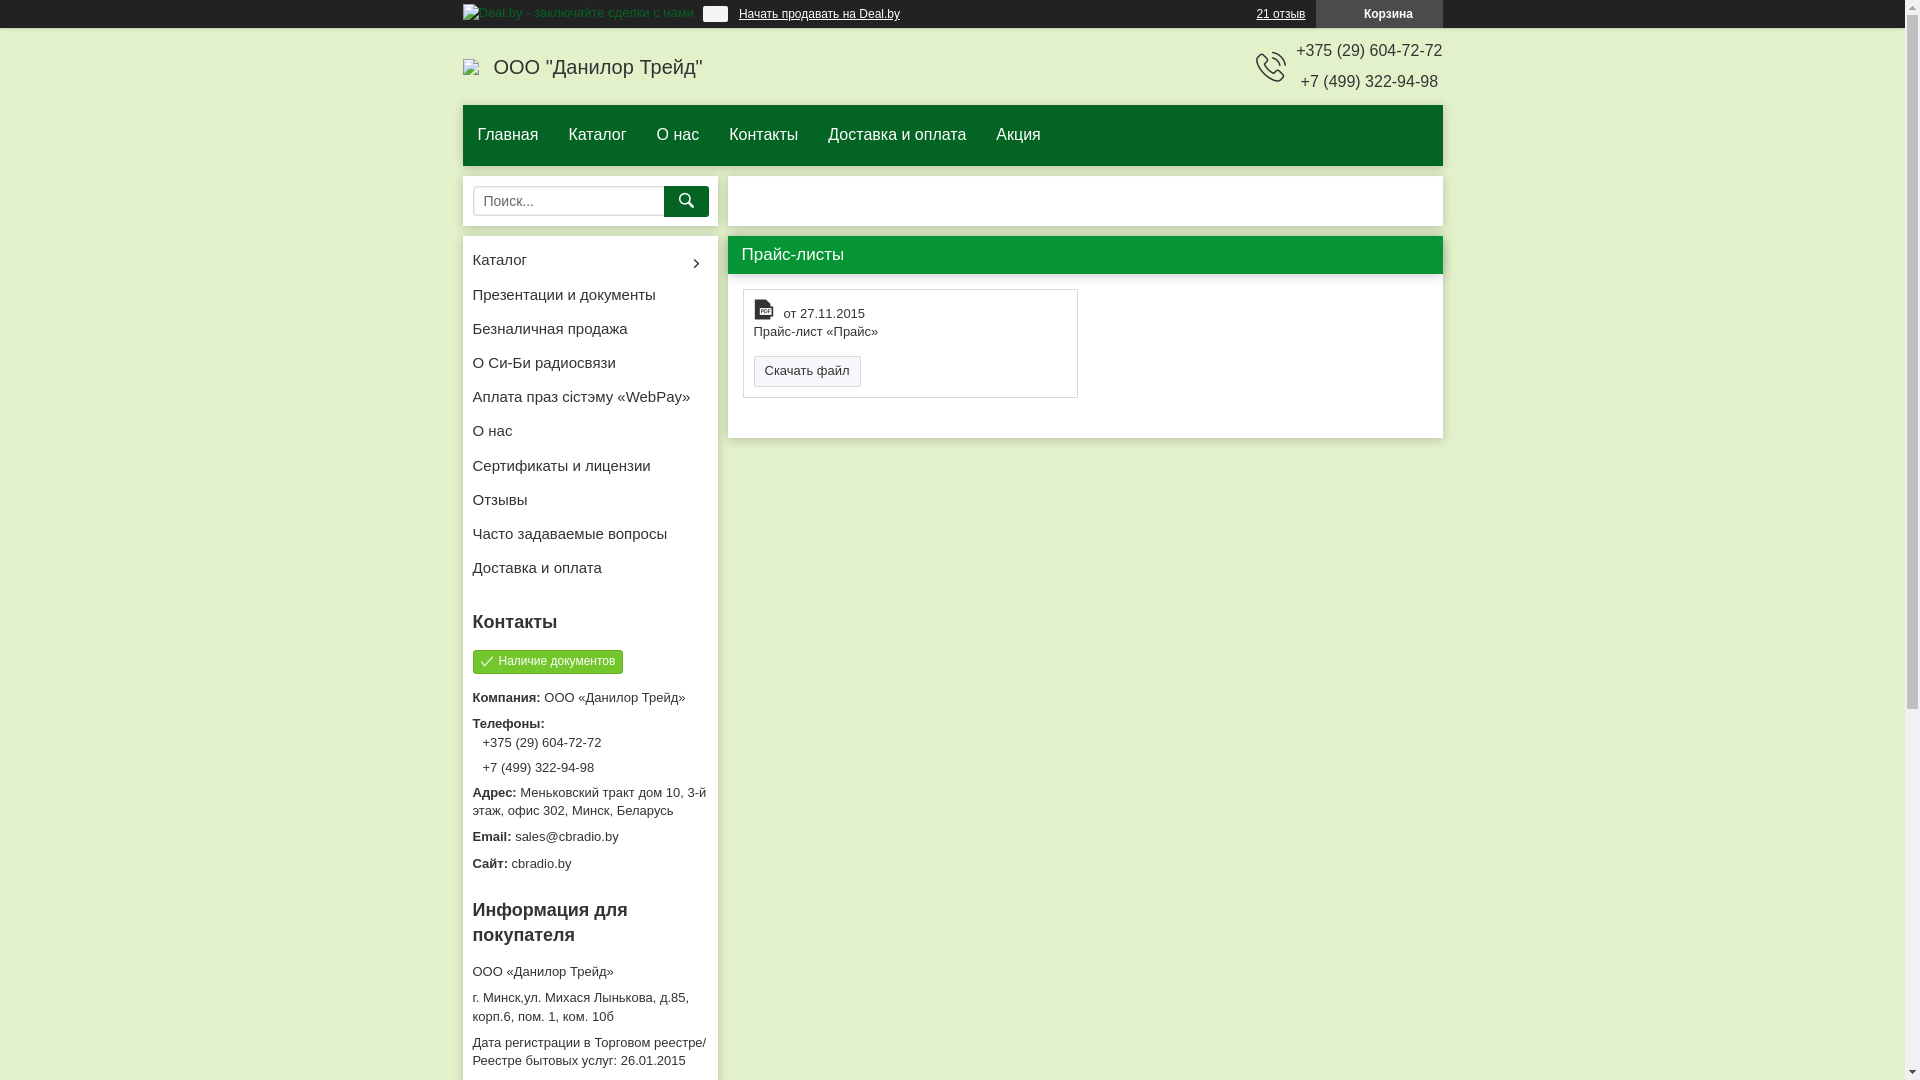  I want to click on 'cbradio.by', so click(470, 863).